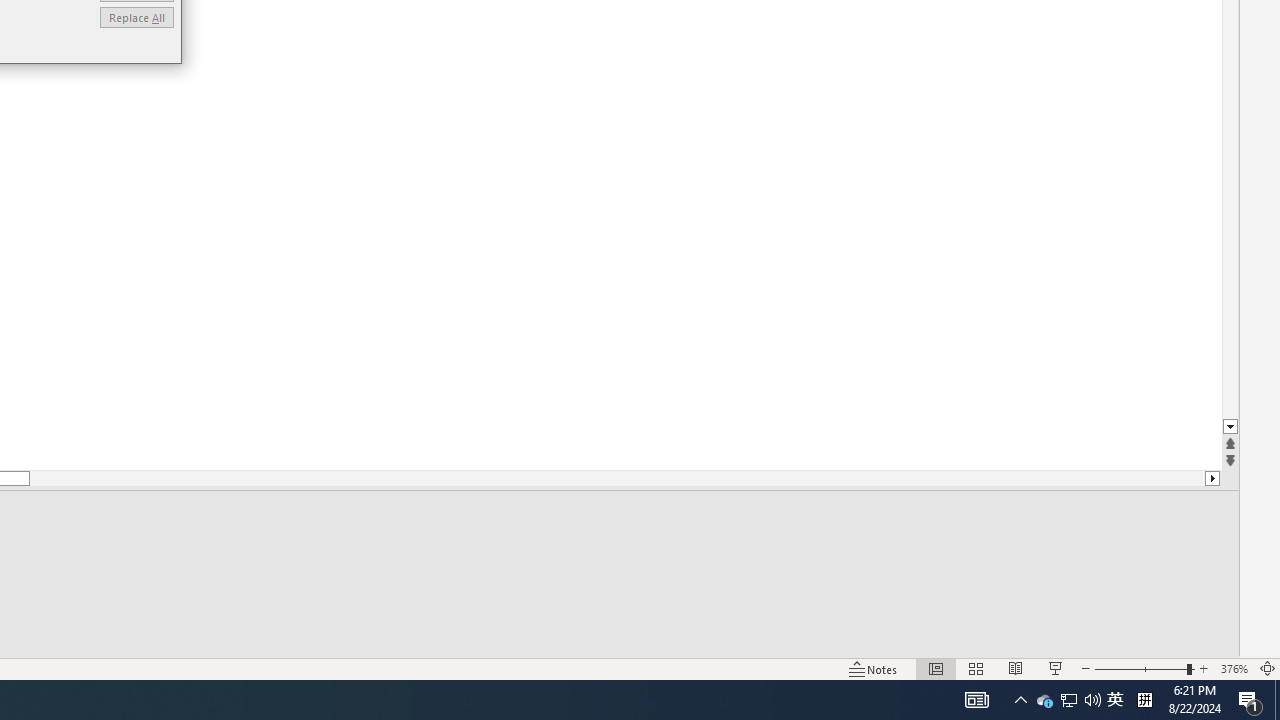 This screenshot has width=1280, height=720. What do you see at coordinates (1276, 698) in the screenshot?
I see `'Action Center, 1 new notification'` at bounding box center [1276, 698].